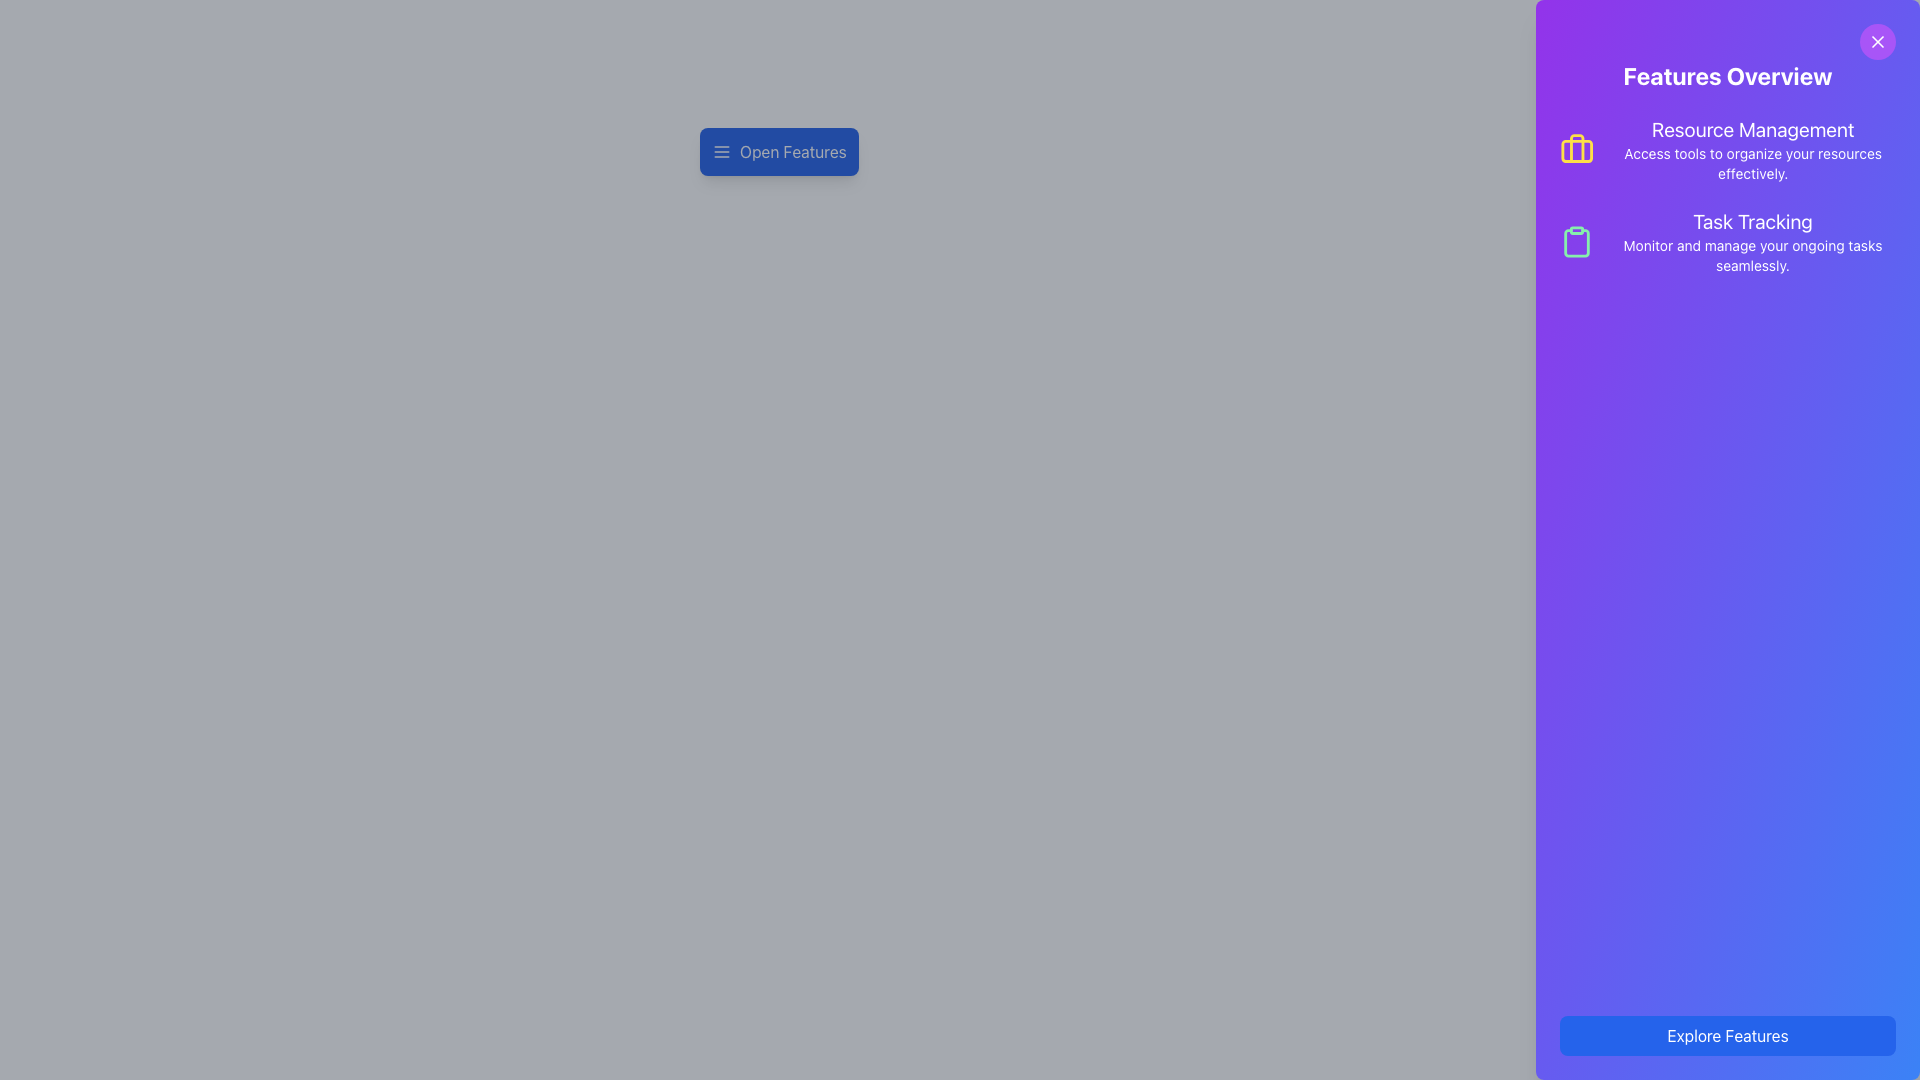 The width and height of the screenshot is (1920, 1080). Describe the element at coordinates (1575, 241) in the screenshot. I see `the clipboard icon representing the 'Task Tracking' feature located in the second row of the sidebar, adjacent to the textual heading 'Task Tracking'` at that location.